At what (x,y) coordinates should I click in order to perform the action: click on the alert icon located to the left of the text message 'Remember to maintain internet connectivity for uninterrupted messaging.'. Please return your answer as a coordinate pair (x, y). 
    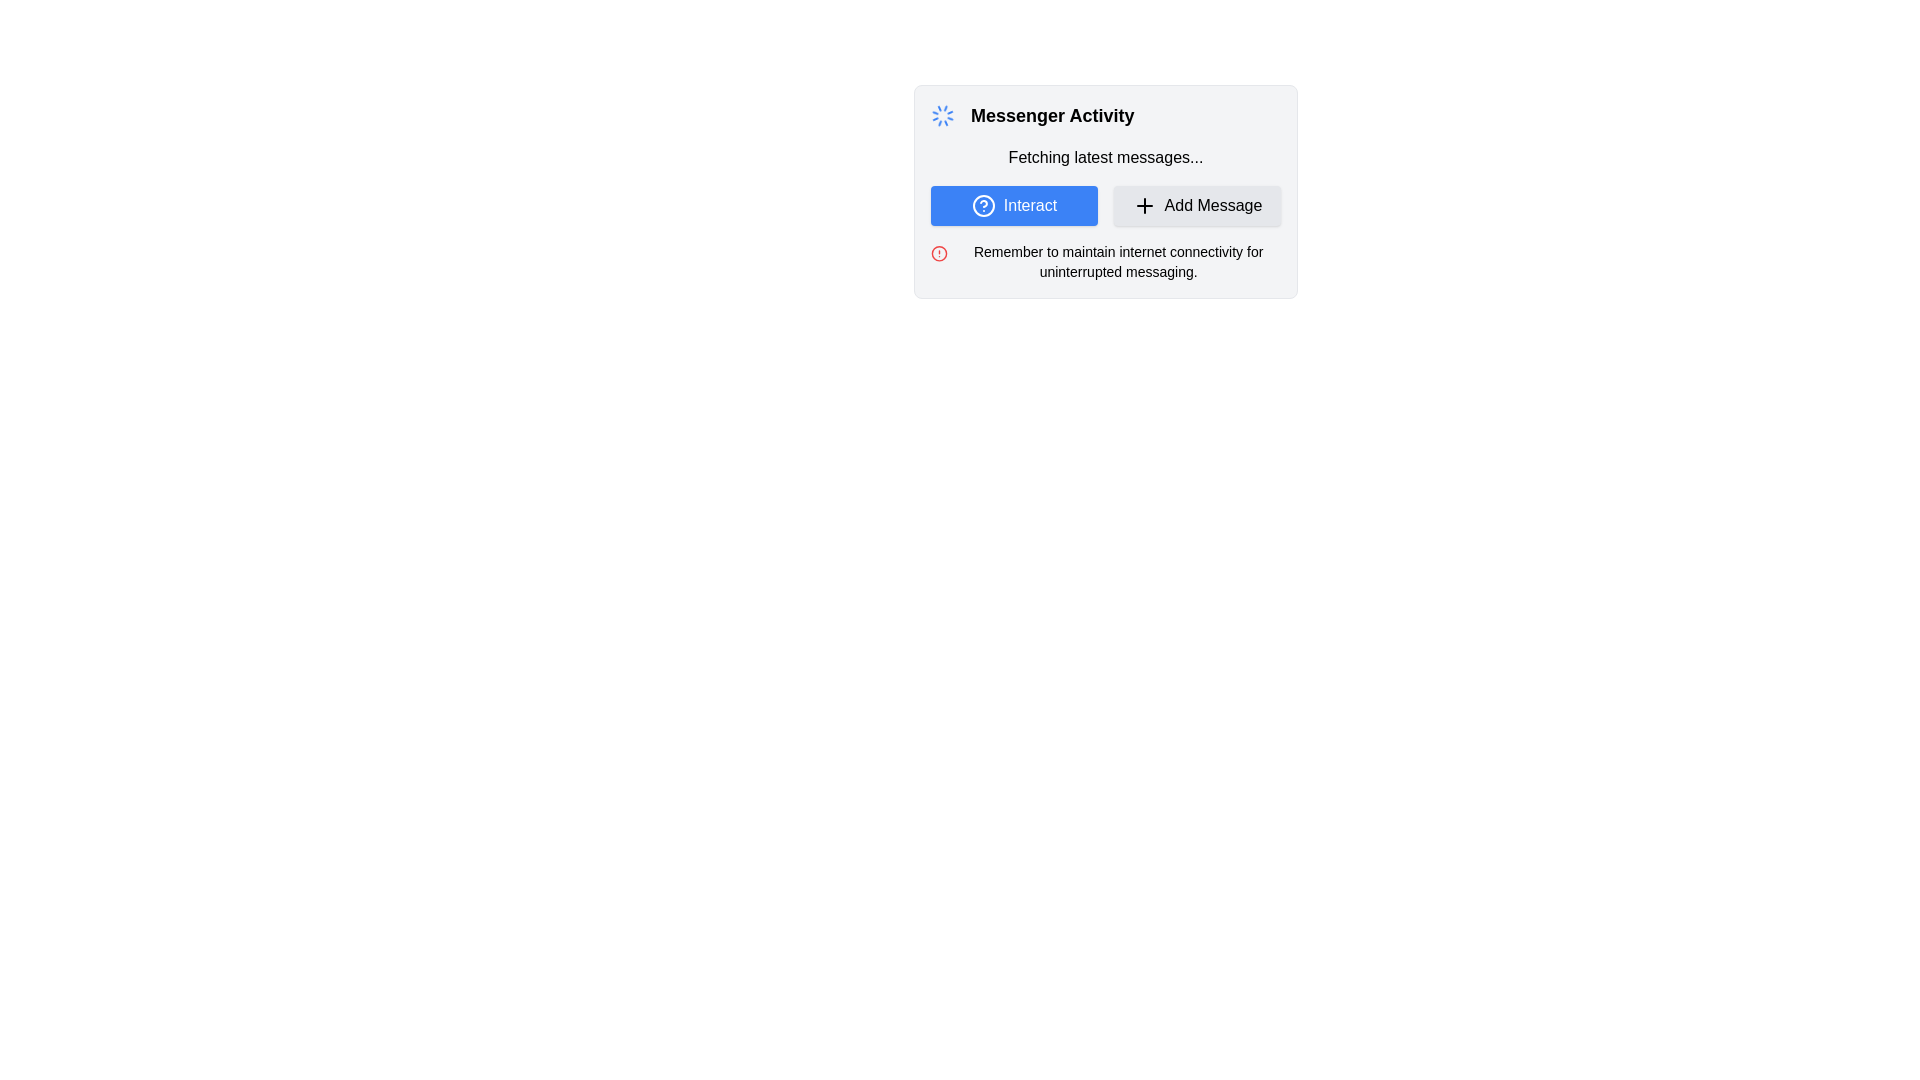
    Looking at the image, I should click on (938, 253).